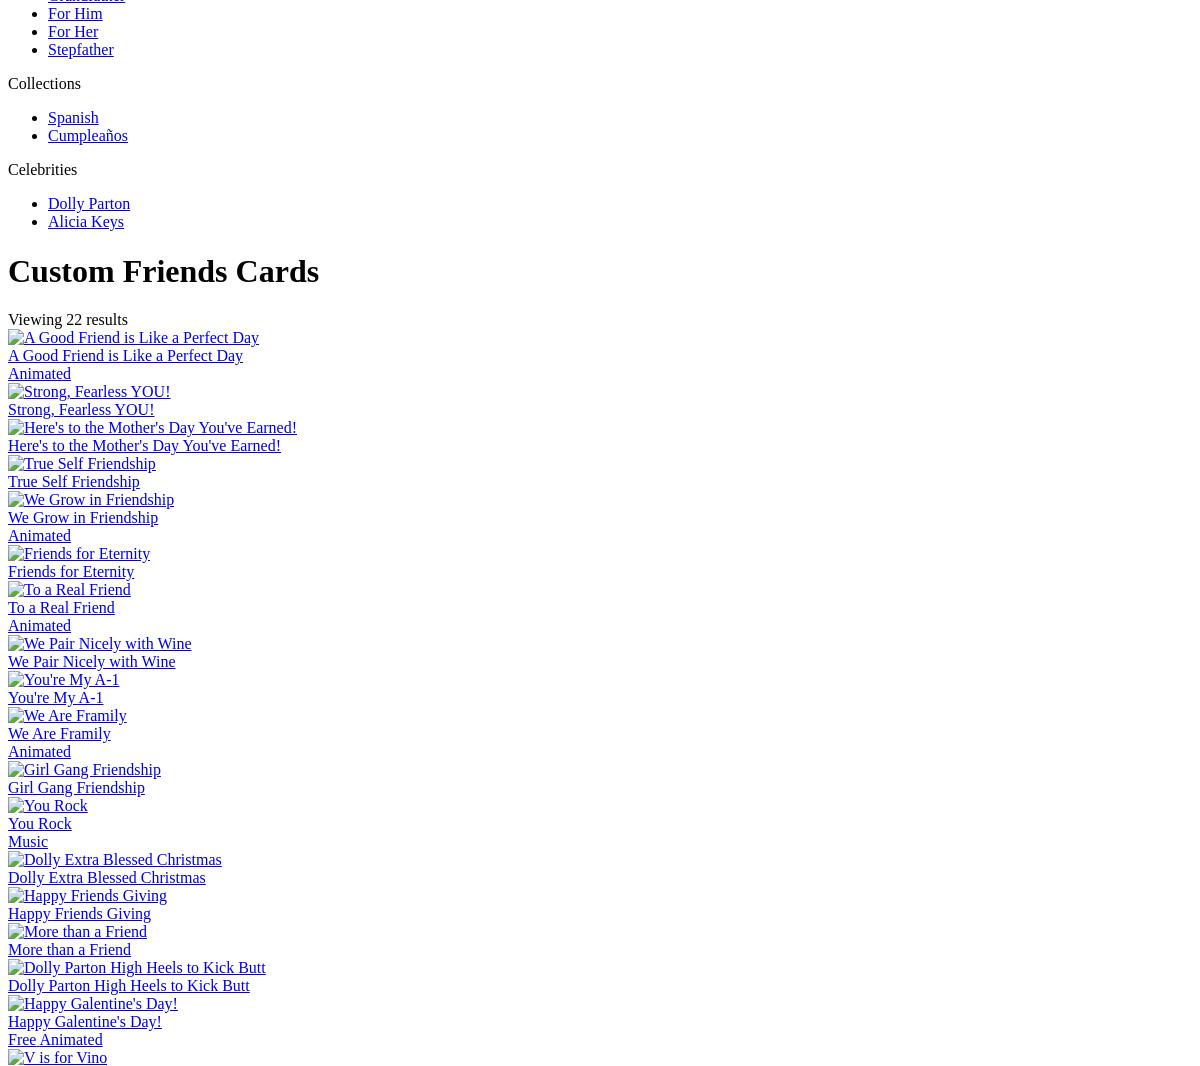 The image size is (1200, 1066). I want to click on 'Dolly Parton', so click(89, 202).